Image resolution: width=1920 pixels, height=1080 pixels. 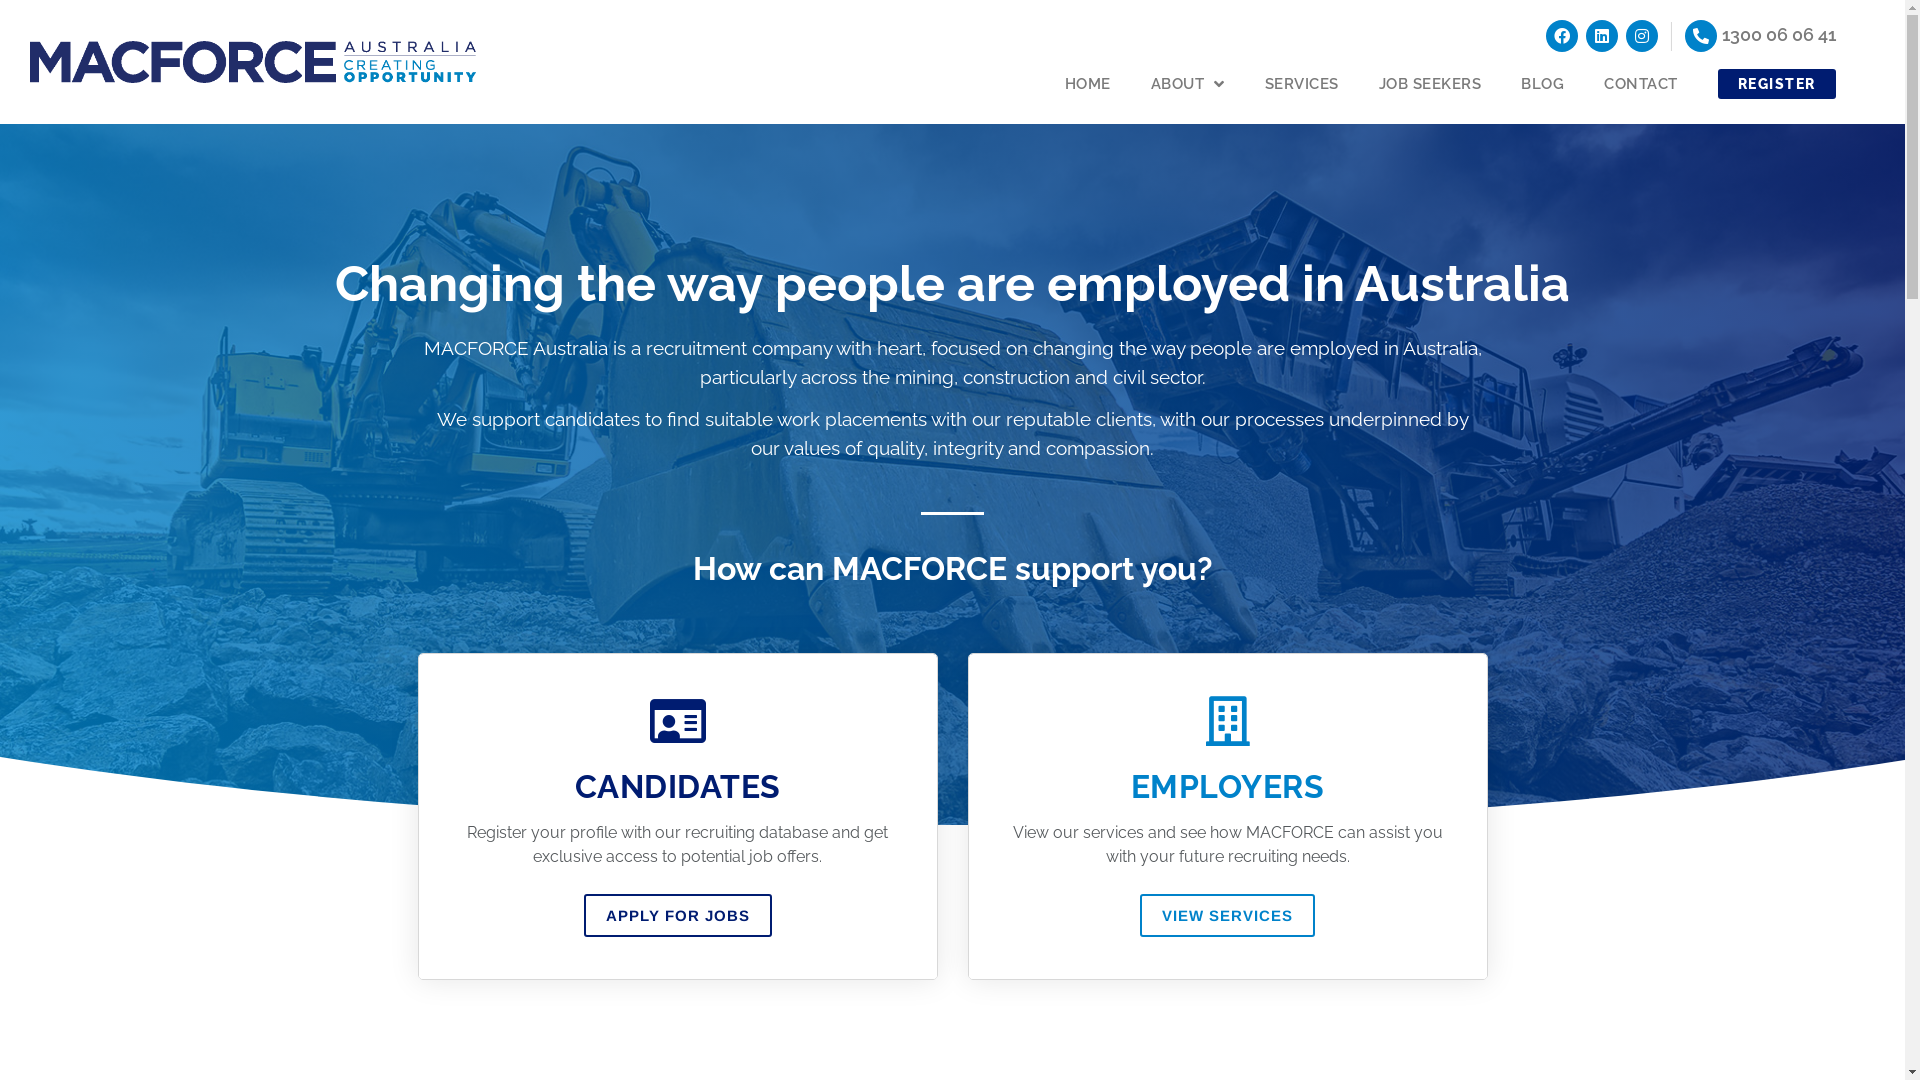 What do you see at coordinates (1429, 83) in the screenshot?
I see `'JOB SEEKERS'` at bounding box center [1429, 83].